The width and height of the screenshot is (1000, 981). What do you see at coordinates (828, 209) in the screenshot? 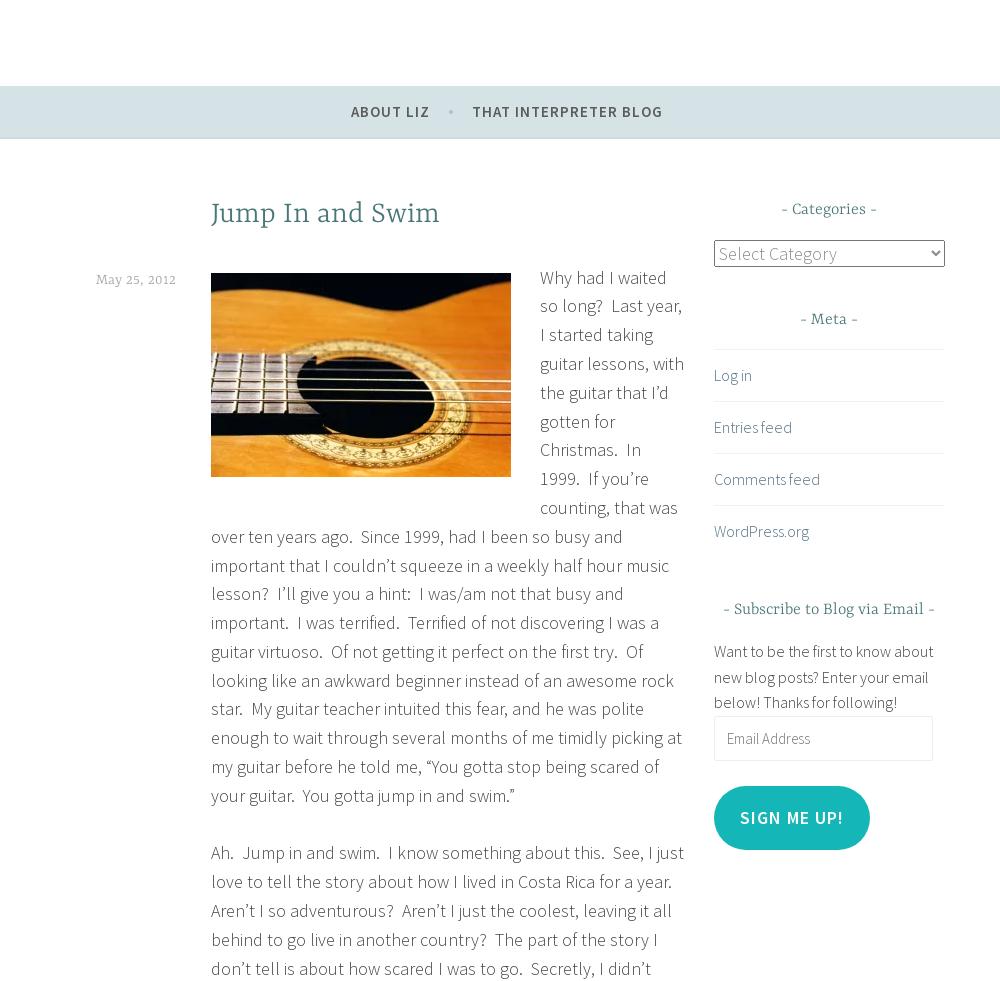
I see `'Categories'` at bounding box center [828, 209].